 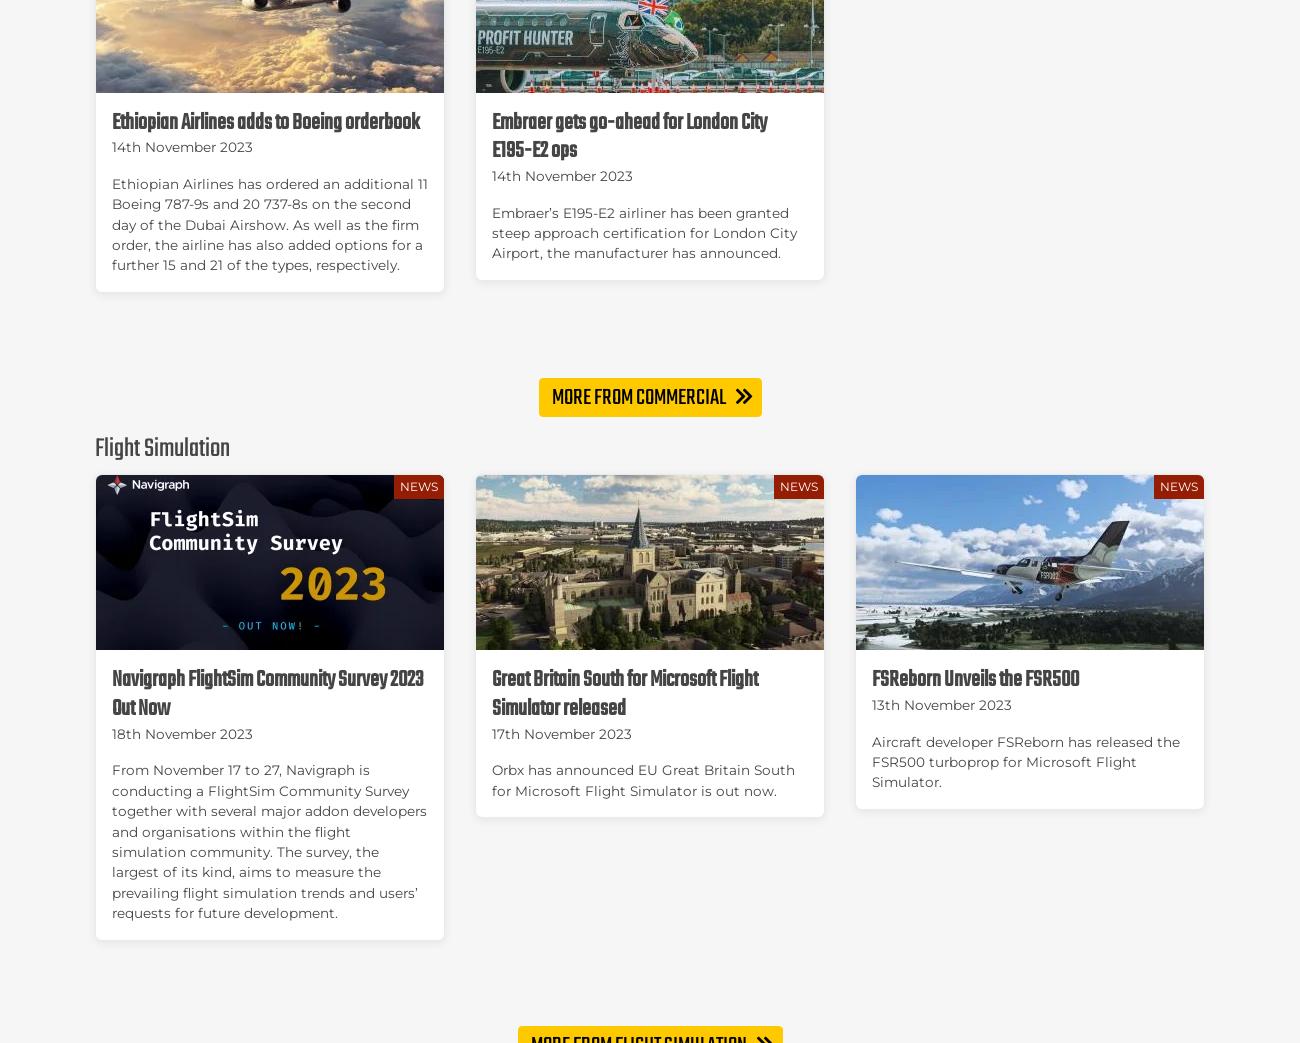 What do you see at coordinates (269, 224) in the screenshot?
I see `'Ethiopian Airlines has ordered an additional 11 Boeing 787-9s and 20 737-8s on the second day of the Dubai Airshow. As well as the firm order, the airline has also added options for a further 15 and 21 of the types, respectively.'` at bounding box center [269, 224].